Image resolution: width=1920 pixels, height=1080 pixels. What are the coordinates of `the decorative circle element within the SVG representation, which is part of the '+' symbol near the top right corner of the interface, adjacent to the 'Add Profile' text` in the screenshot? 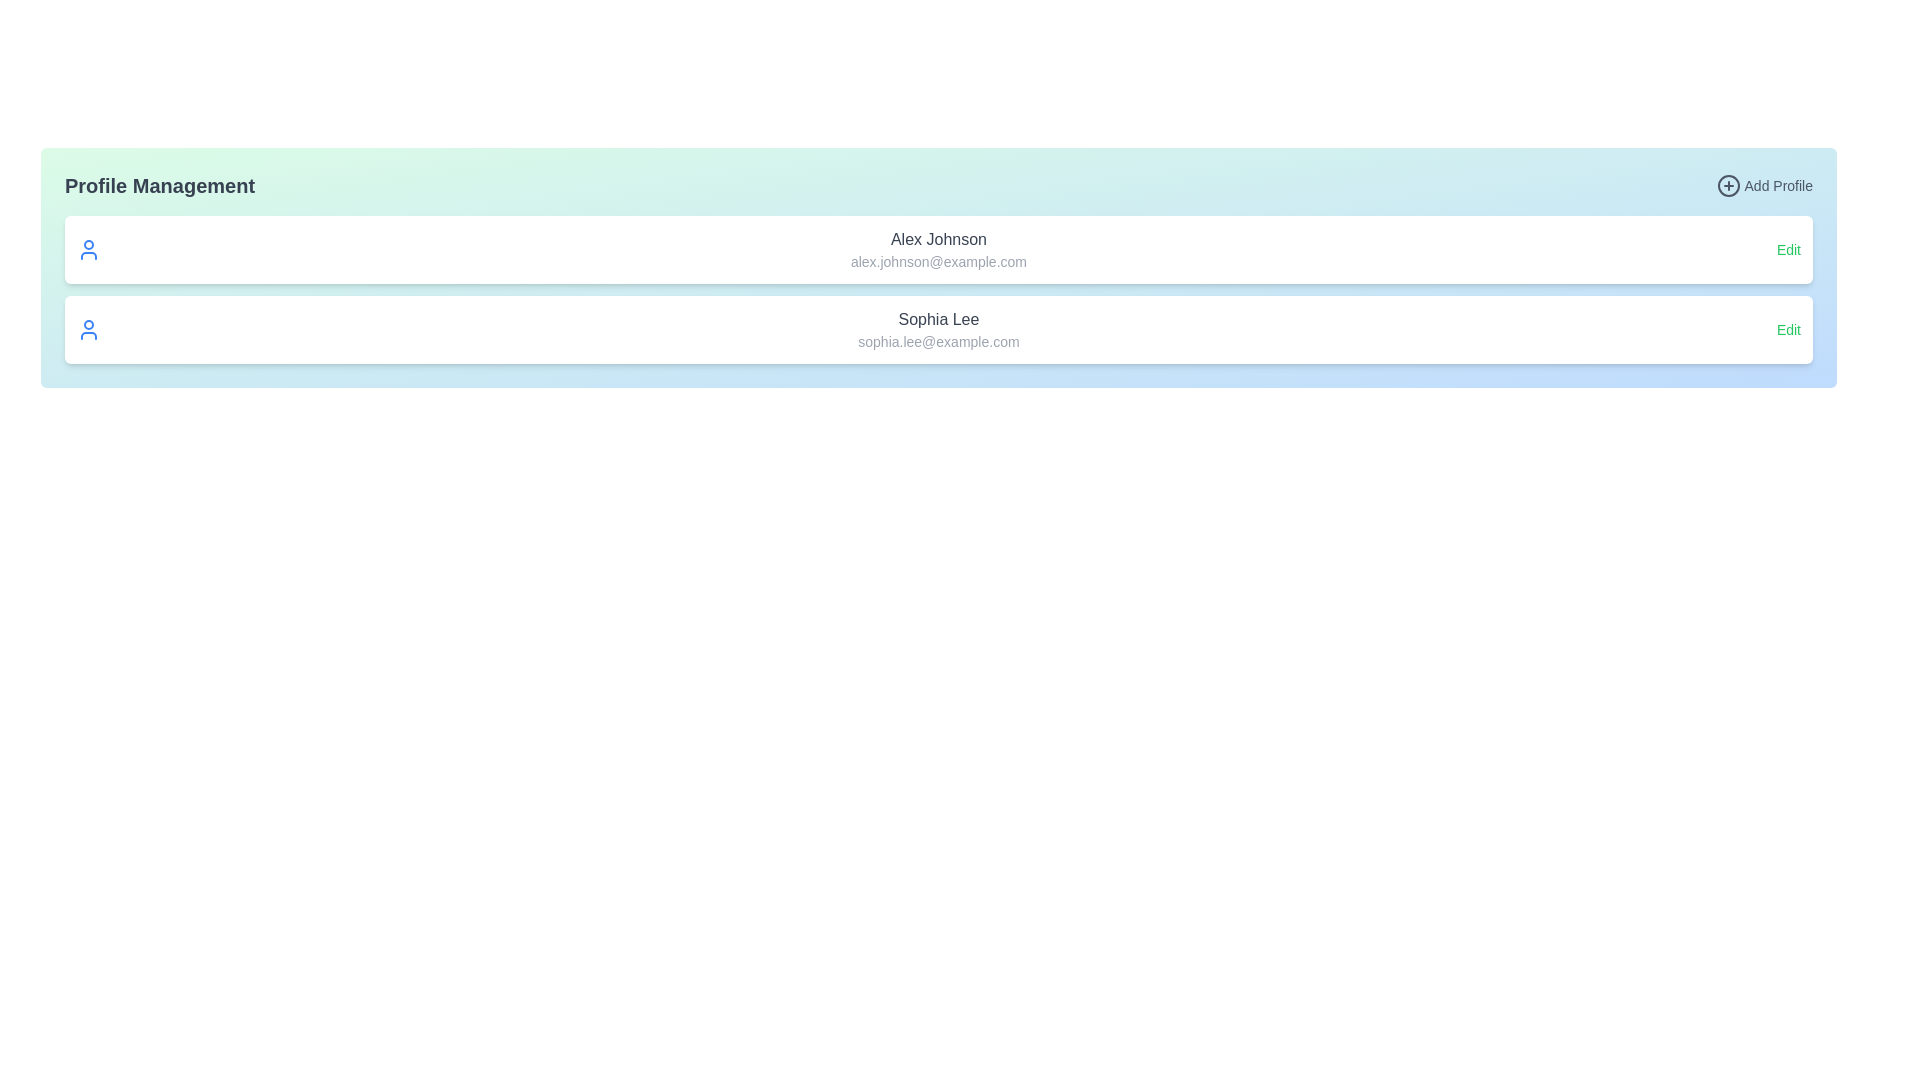 It's located at (1727, 185).